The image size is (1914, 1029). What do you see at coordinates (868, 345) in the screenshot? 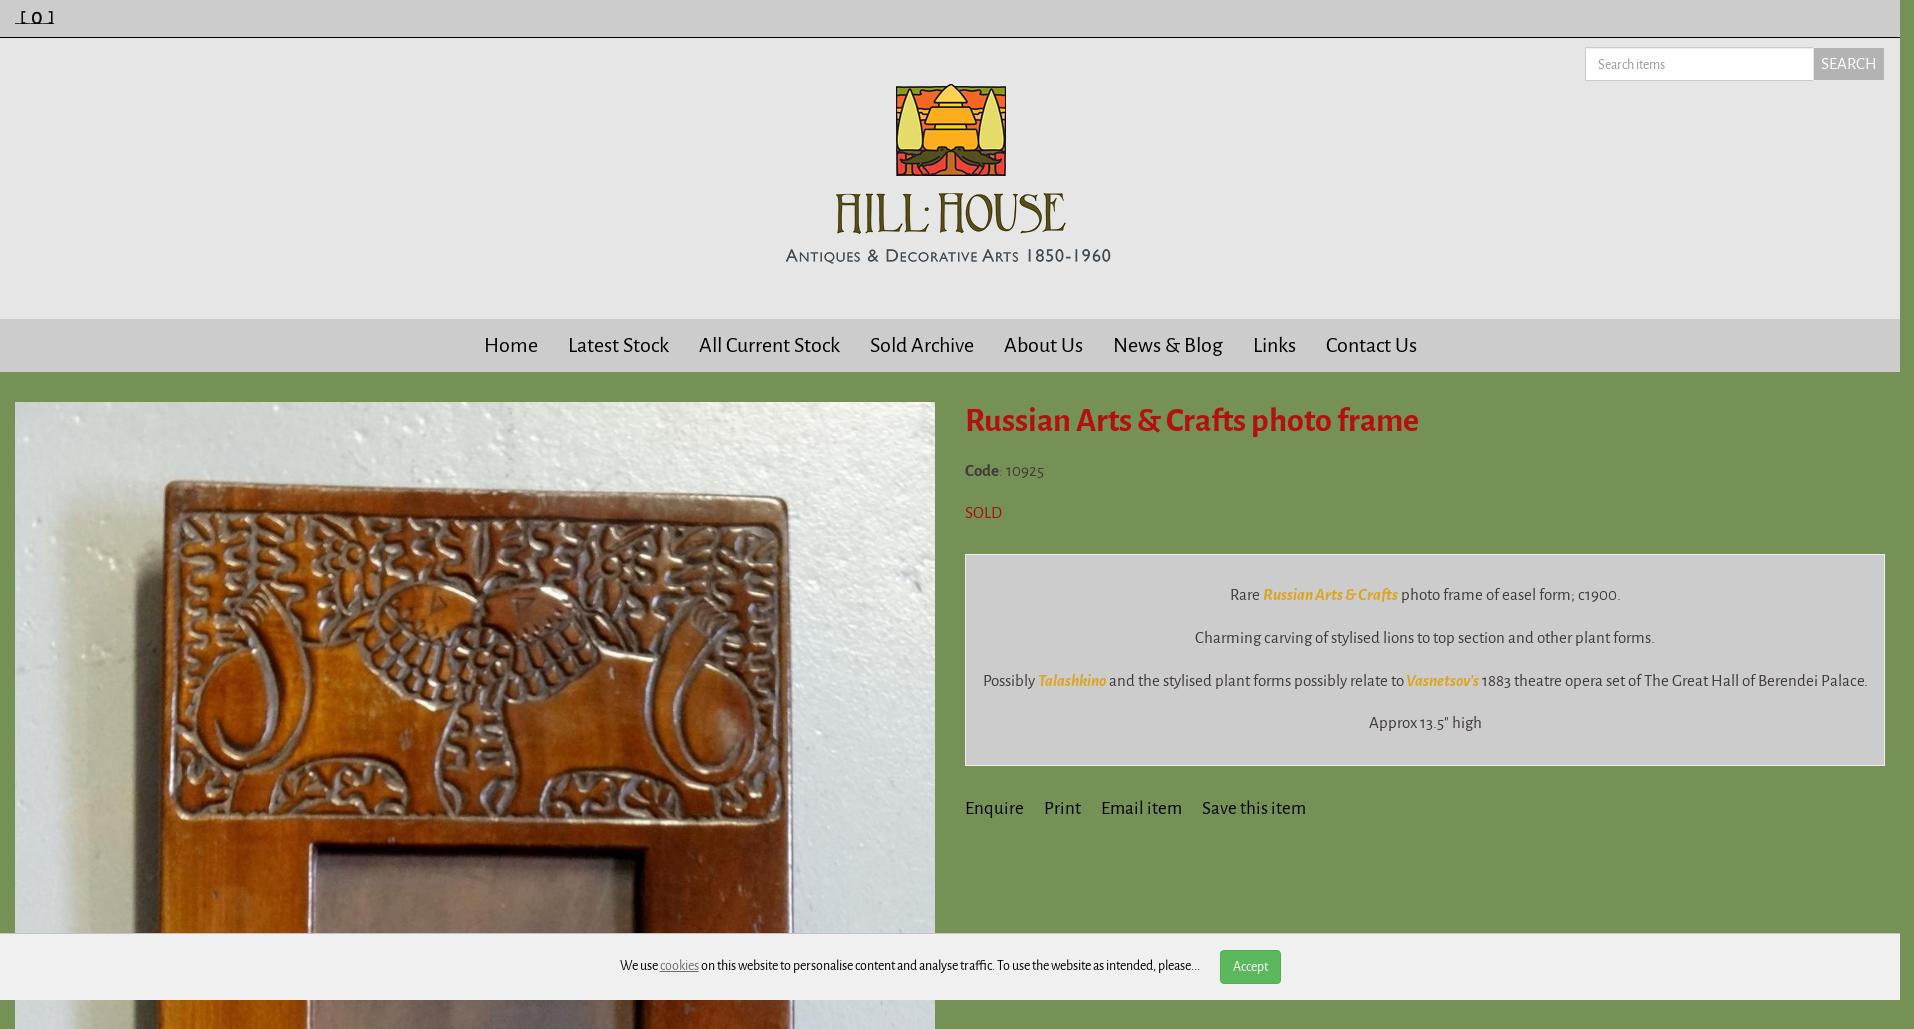
I see `'Sold Archive'` at bounding box center [868, 345].